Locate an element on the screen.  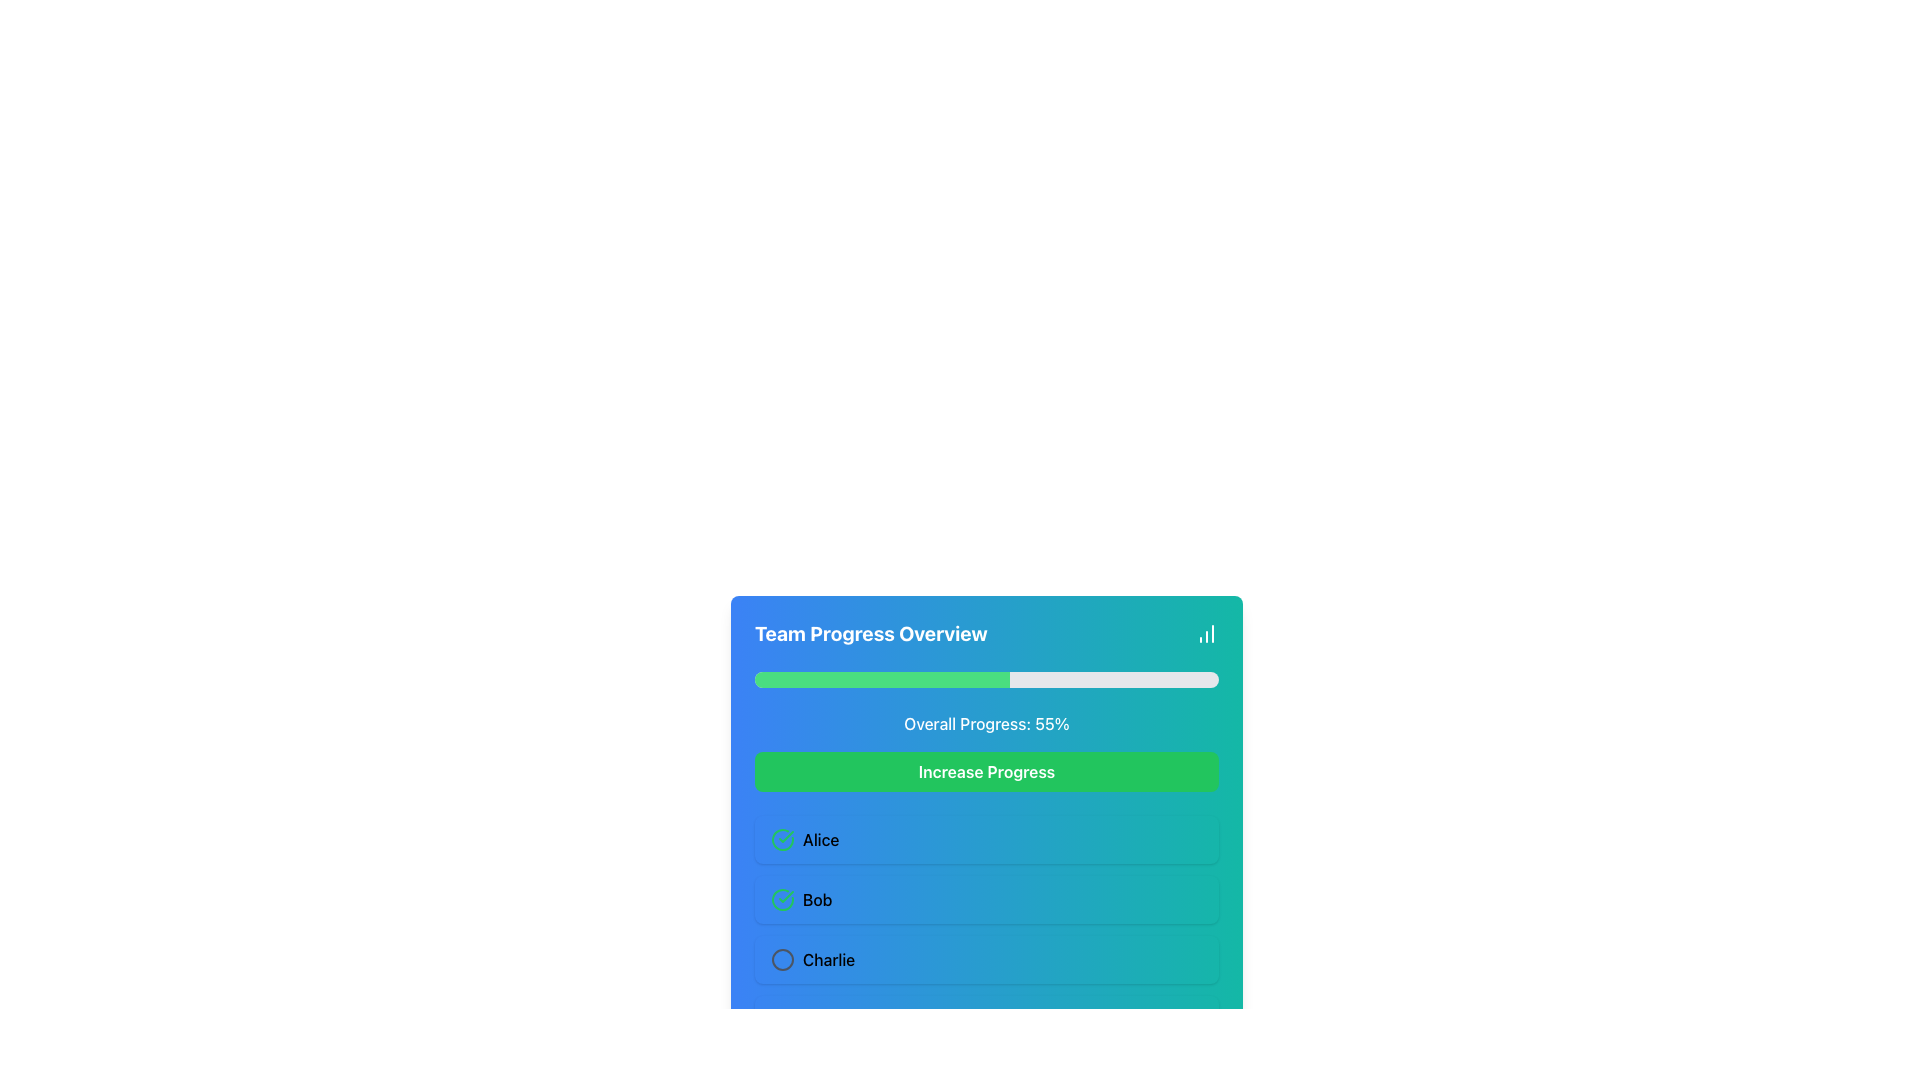
the status indicator circle next to user 'Charlie' is located at coordinates (781, 959).